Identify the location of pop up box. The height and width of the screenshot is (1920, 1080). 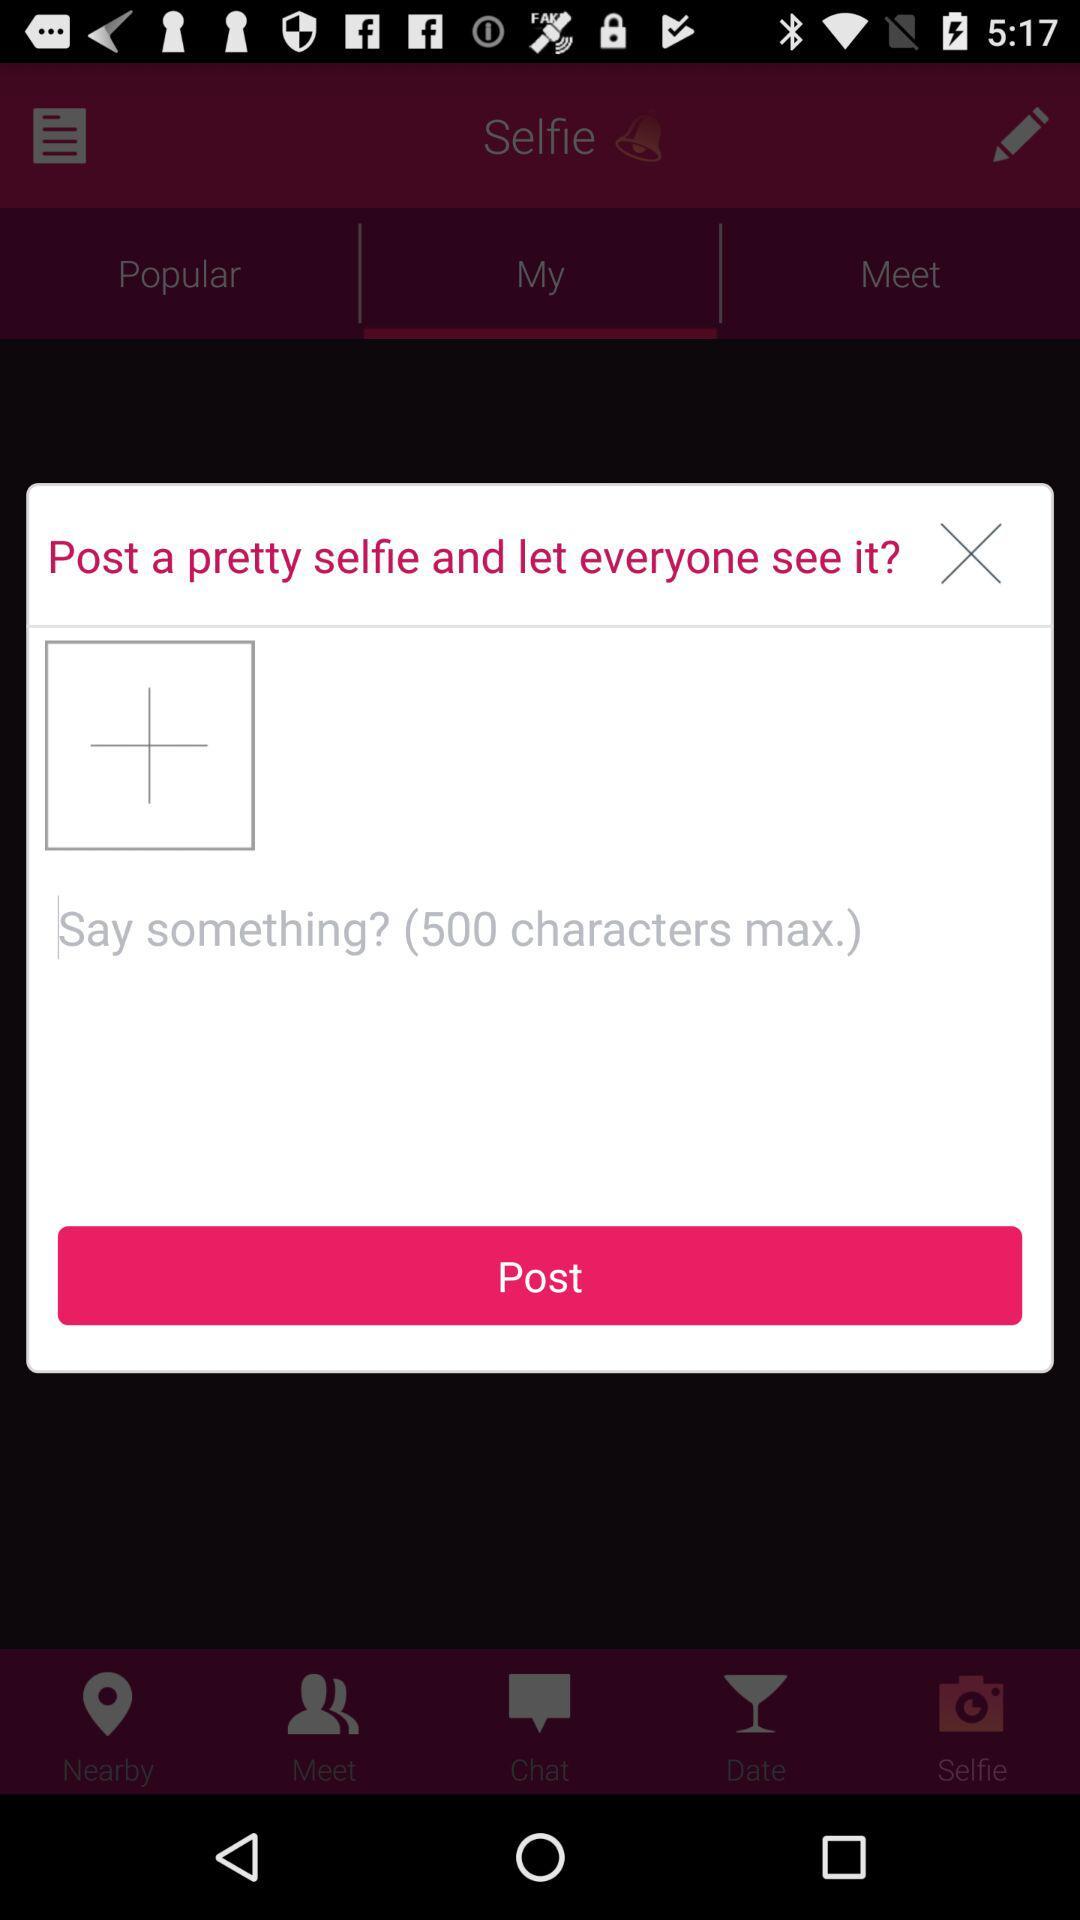
(970, 555).